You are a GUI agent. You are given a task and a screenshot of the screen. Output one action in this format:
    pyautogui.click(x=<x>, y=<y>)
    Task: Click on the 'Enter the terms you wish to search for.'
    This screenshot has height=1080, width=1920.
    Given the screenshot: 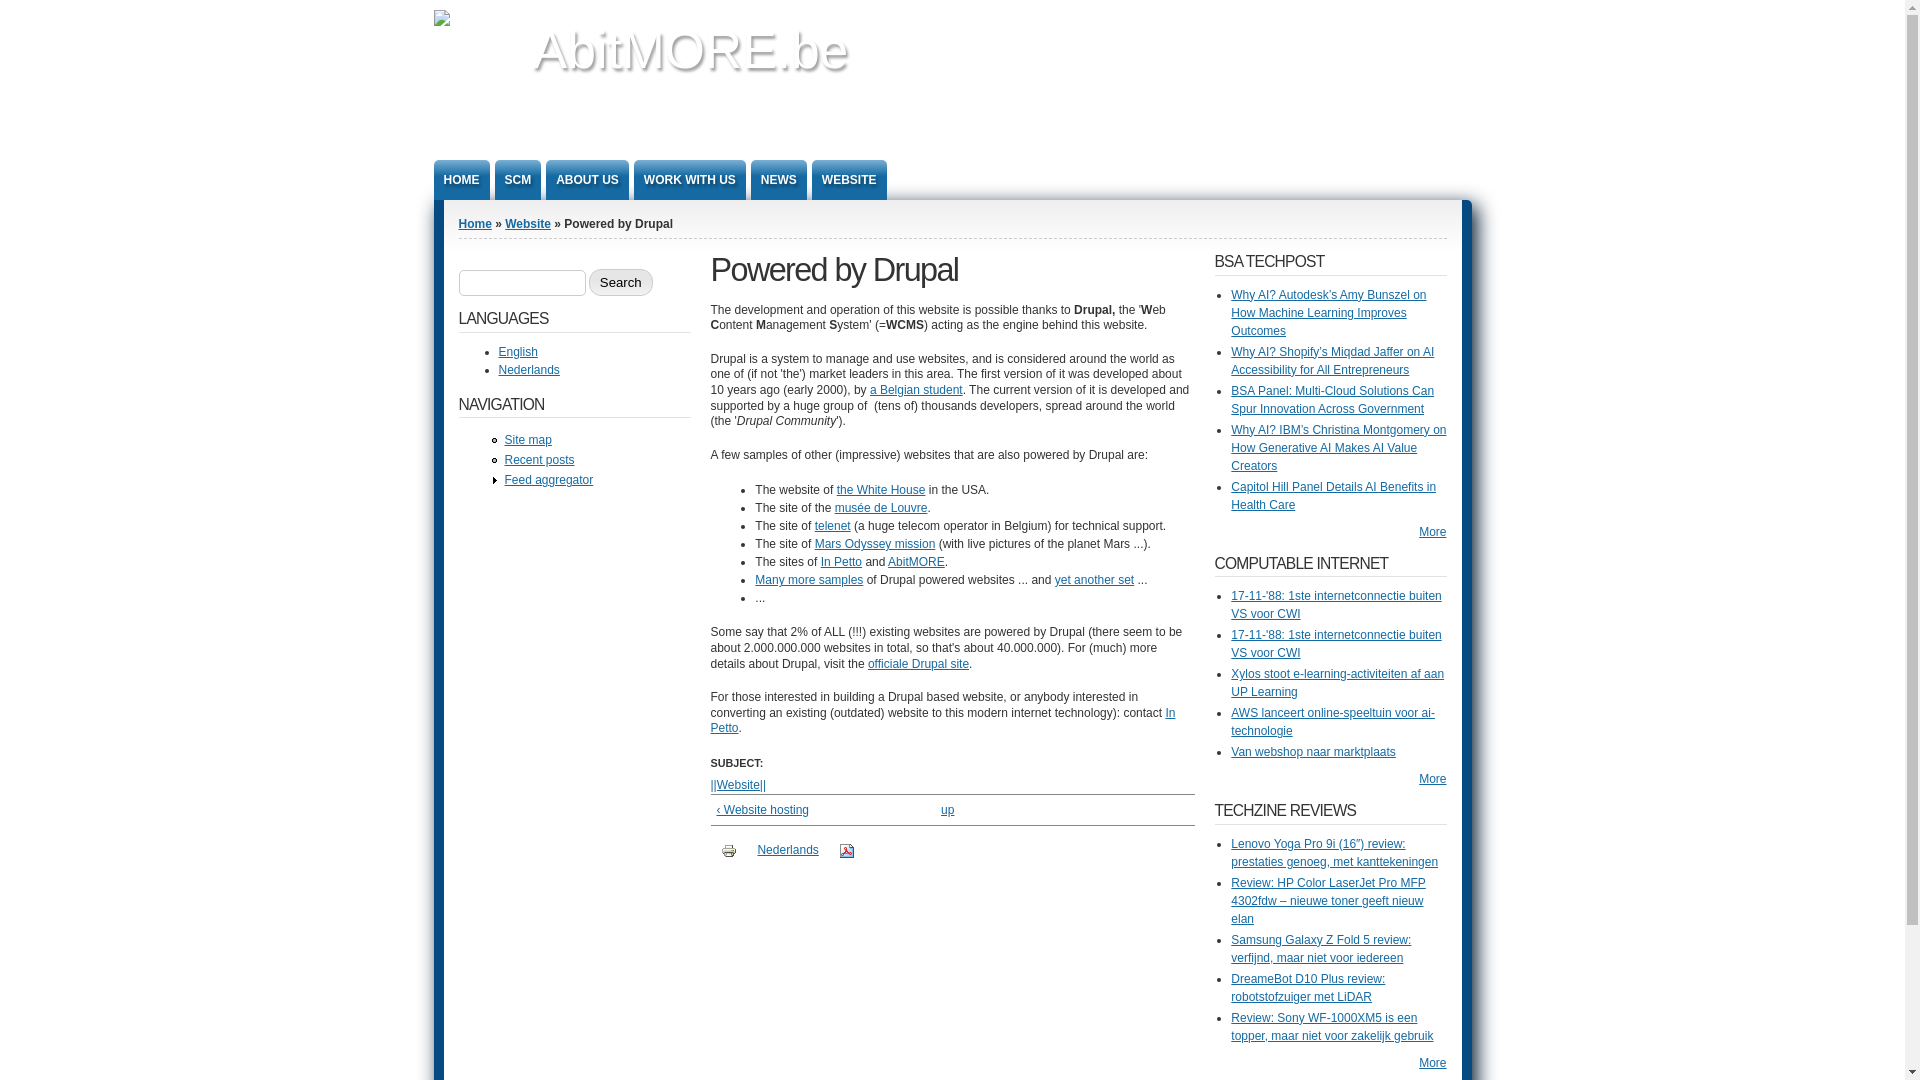 What is the action you would take?
    pyautogui.click(x=521, y=282)
    